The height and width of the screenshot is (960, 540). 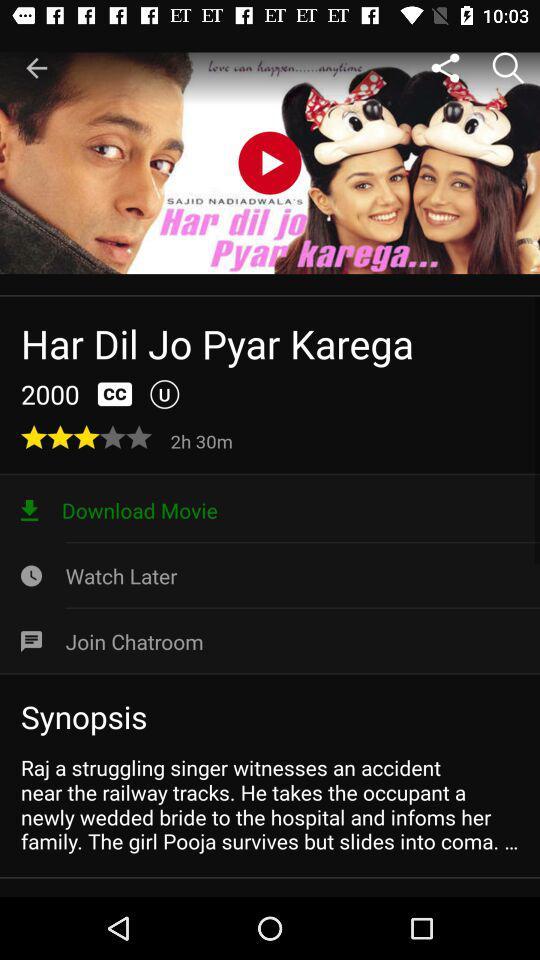 What do you see at coordinates (203, 440) in the screenshot?
I see `2h 30m  icon` at bounding box center [203, 440].